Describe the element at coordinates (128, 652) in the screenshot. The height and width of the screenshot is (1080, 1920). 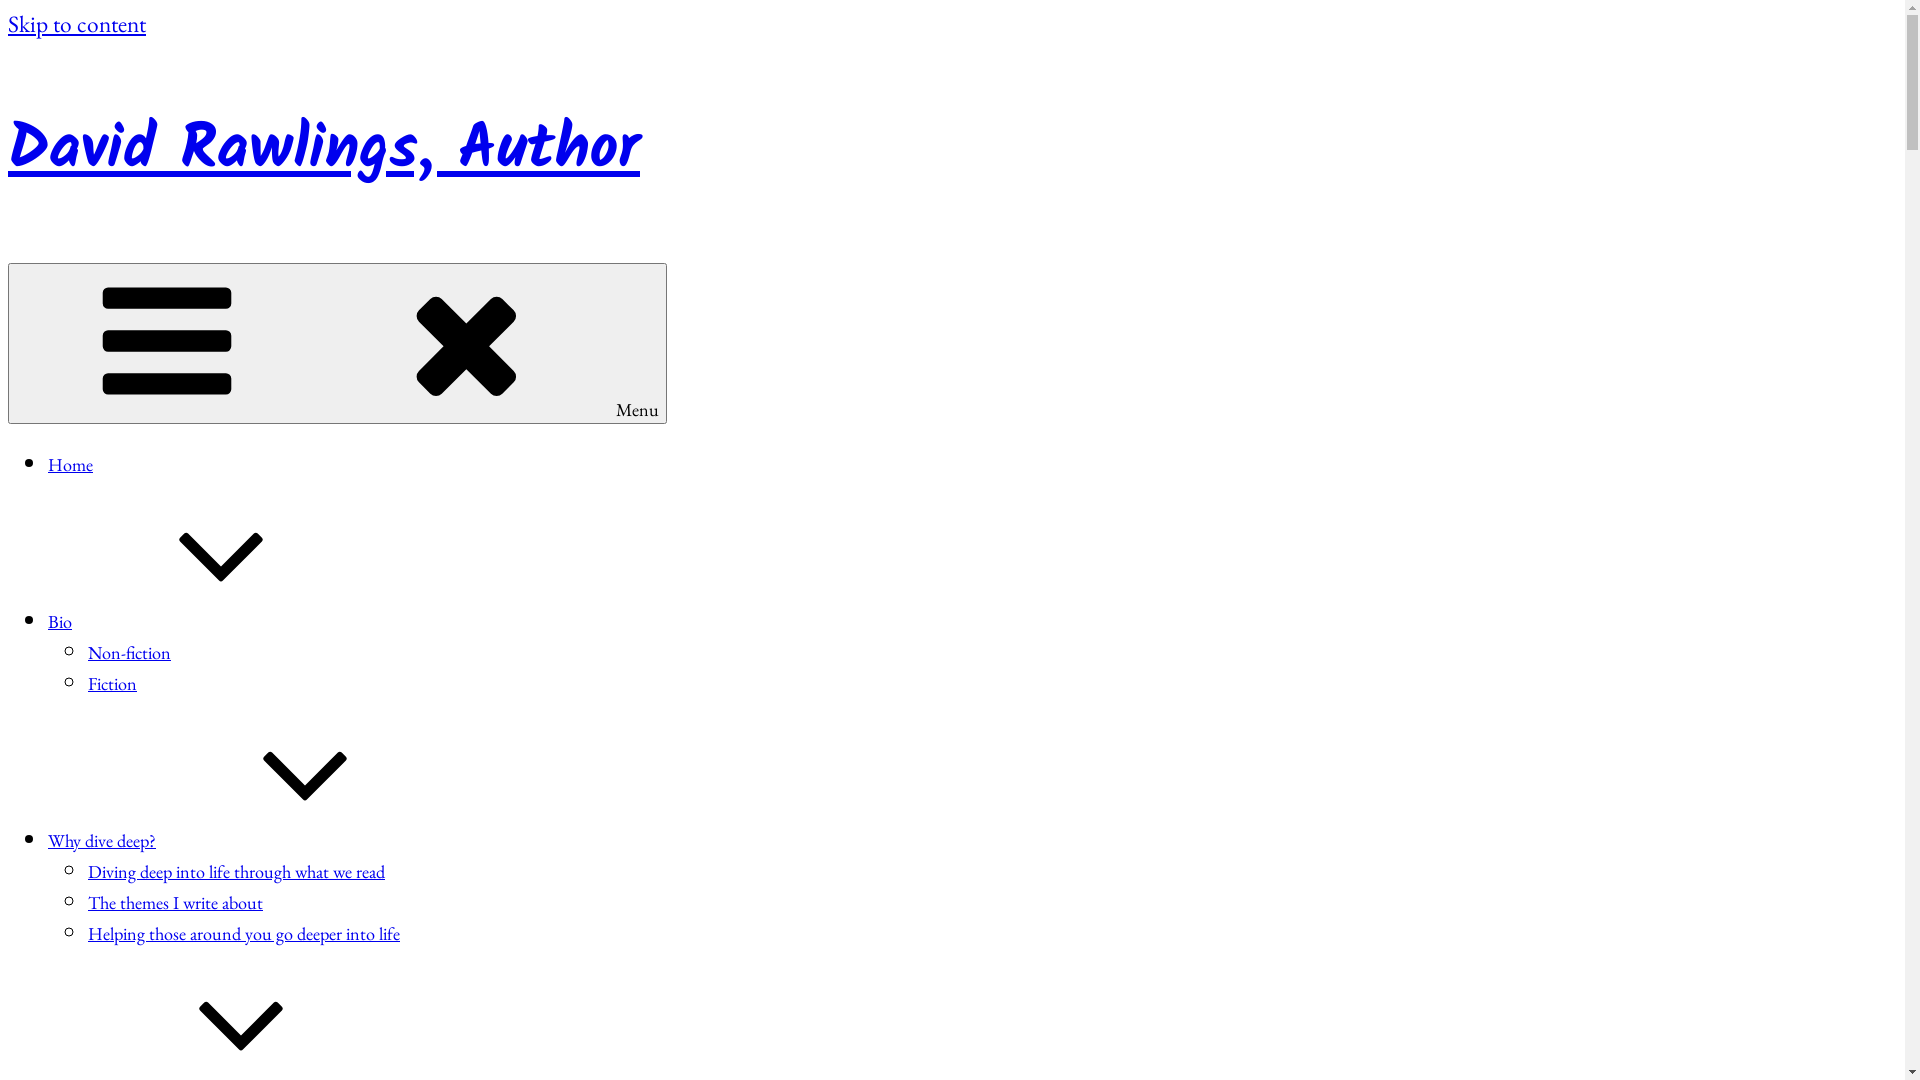
I see `'Non-fiction'` at that location.